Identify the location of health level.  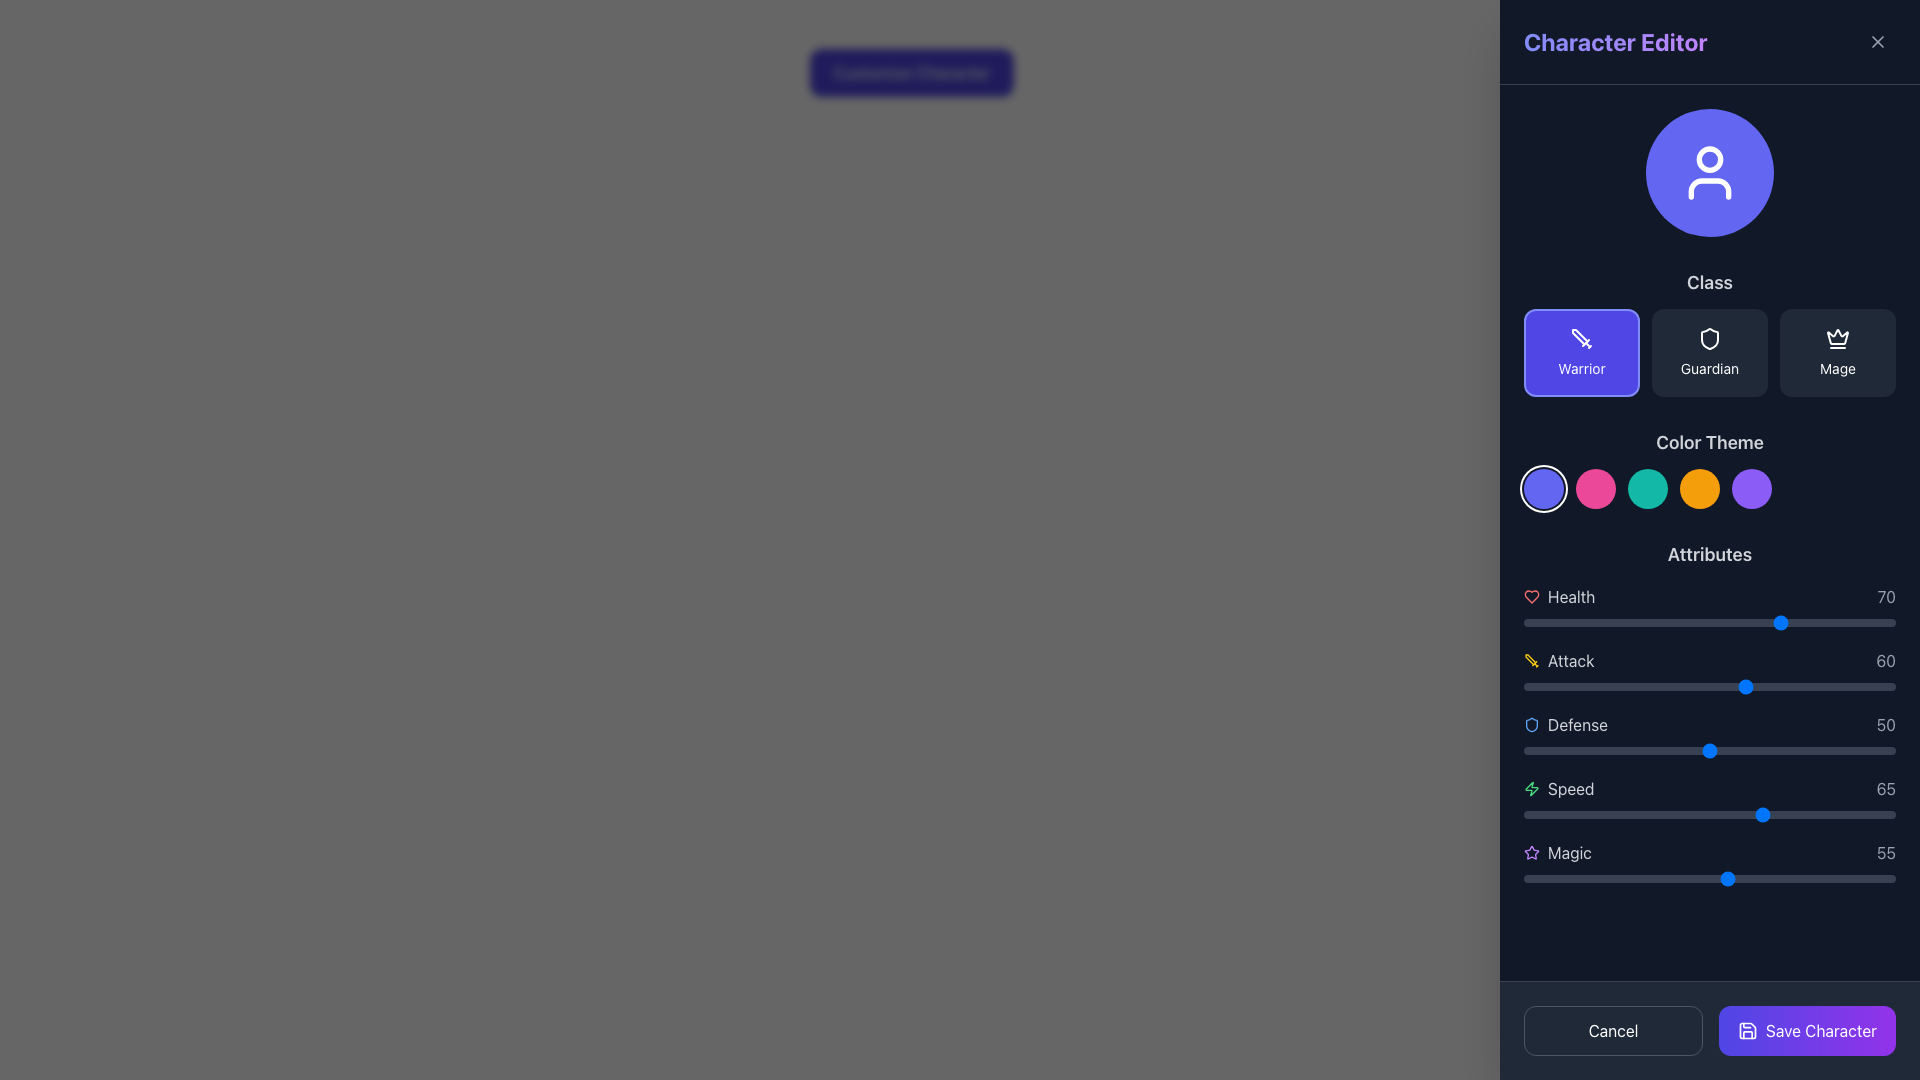
(1753, 622).